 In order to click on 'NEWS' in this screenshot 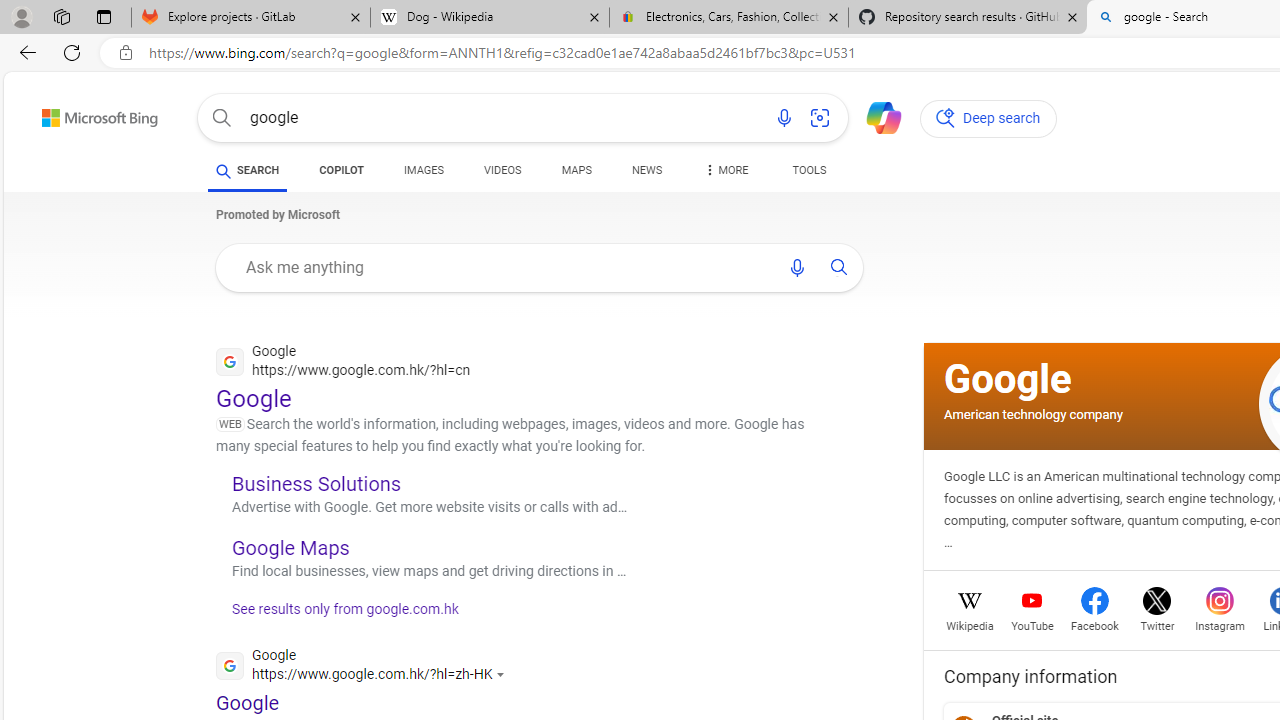, I will do `click(647, 170)`.